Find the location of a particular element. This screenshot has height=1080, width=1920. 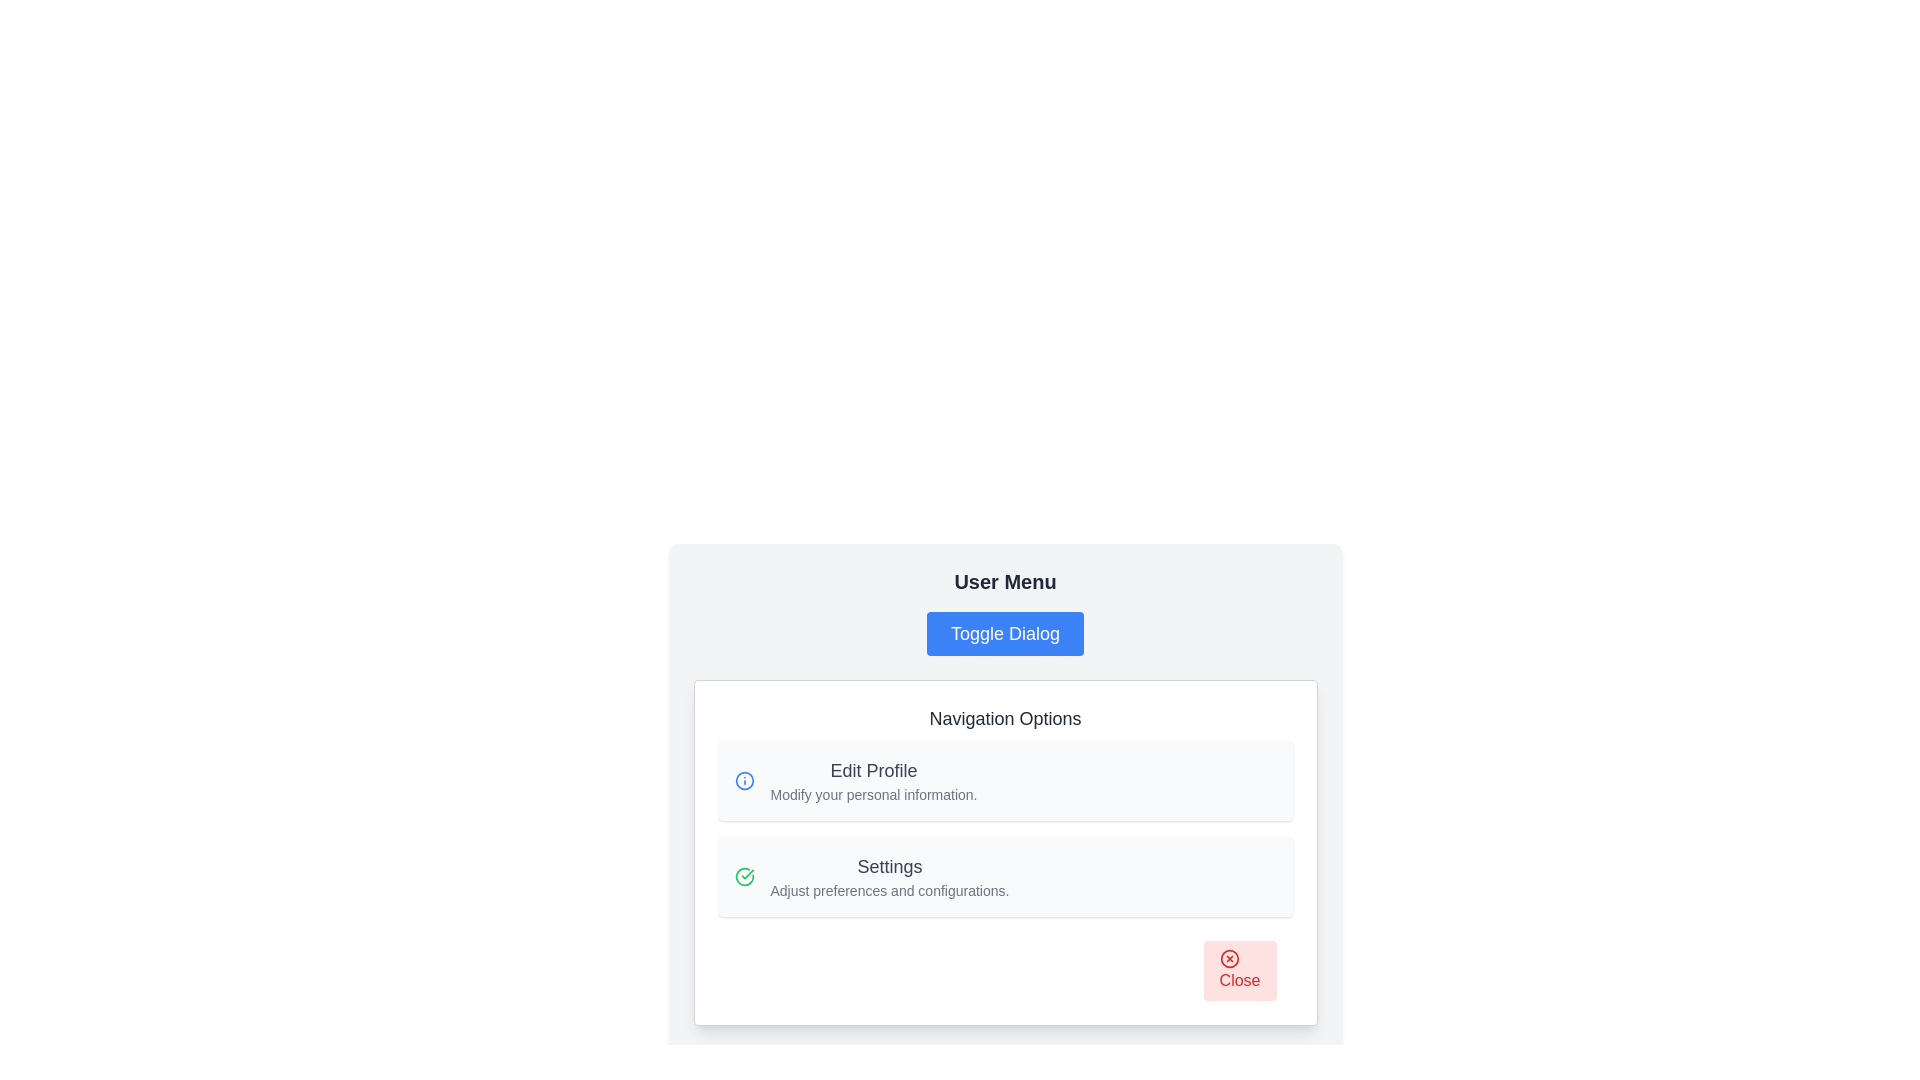

the Text label that serves as a title for the profile editing feature, located at the top section of the options list under 'Navigation Options' is located at coordinates (873, 770).